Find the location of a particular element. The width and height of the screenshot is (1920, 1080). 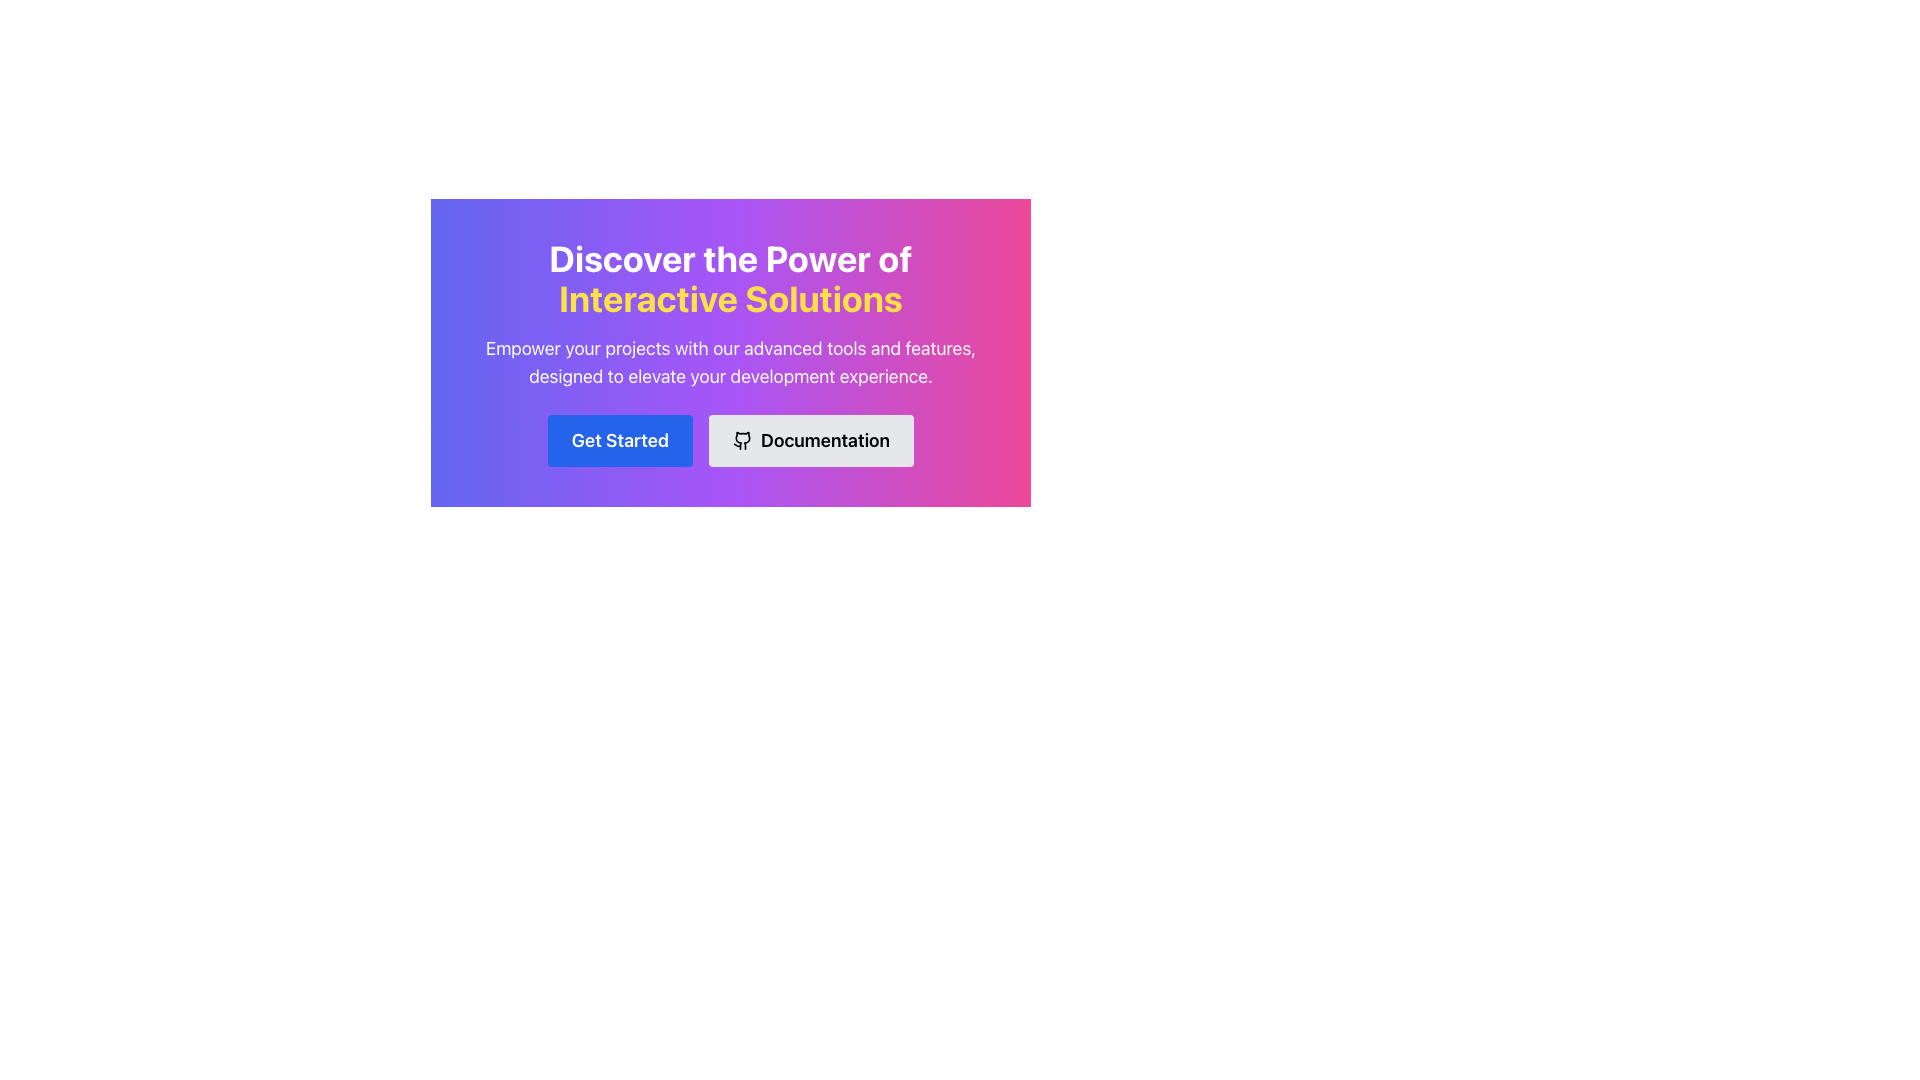

the GitHub icon located at the top-right corner of the main content area is located at coordinates (742, 439).